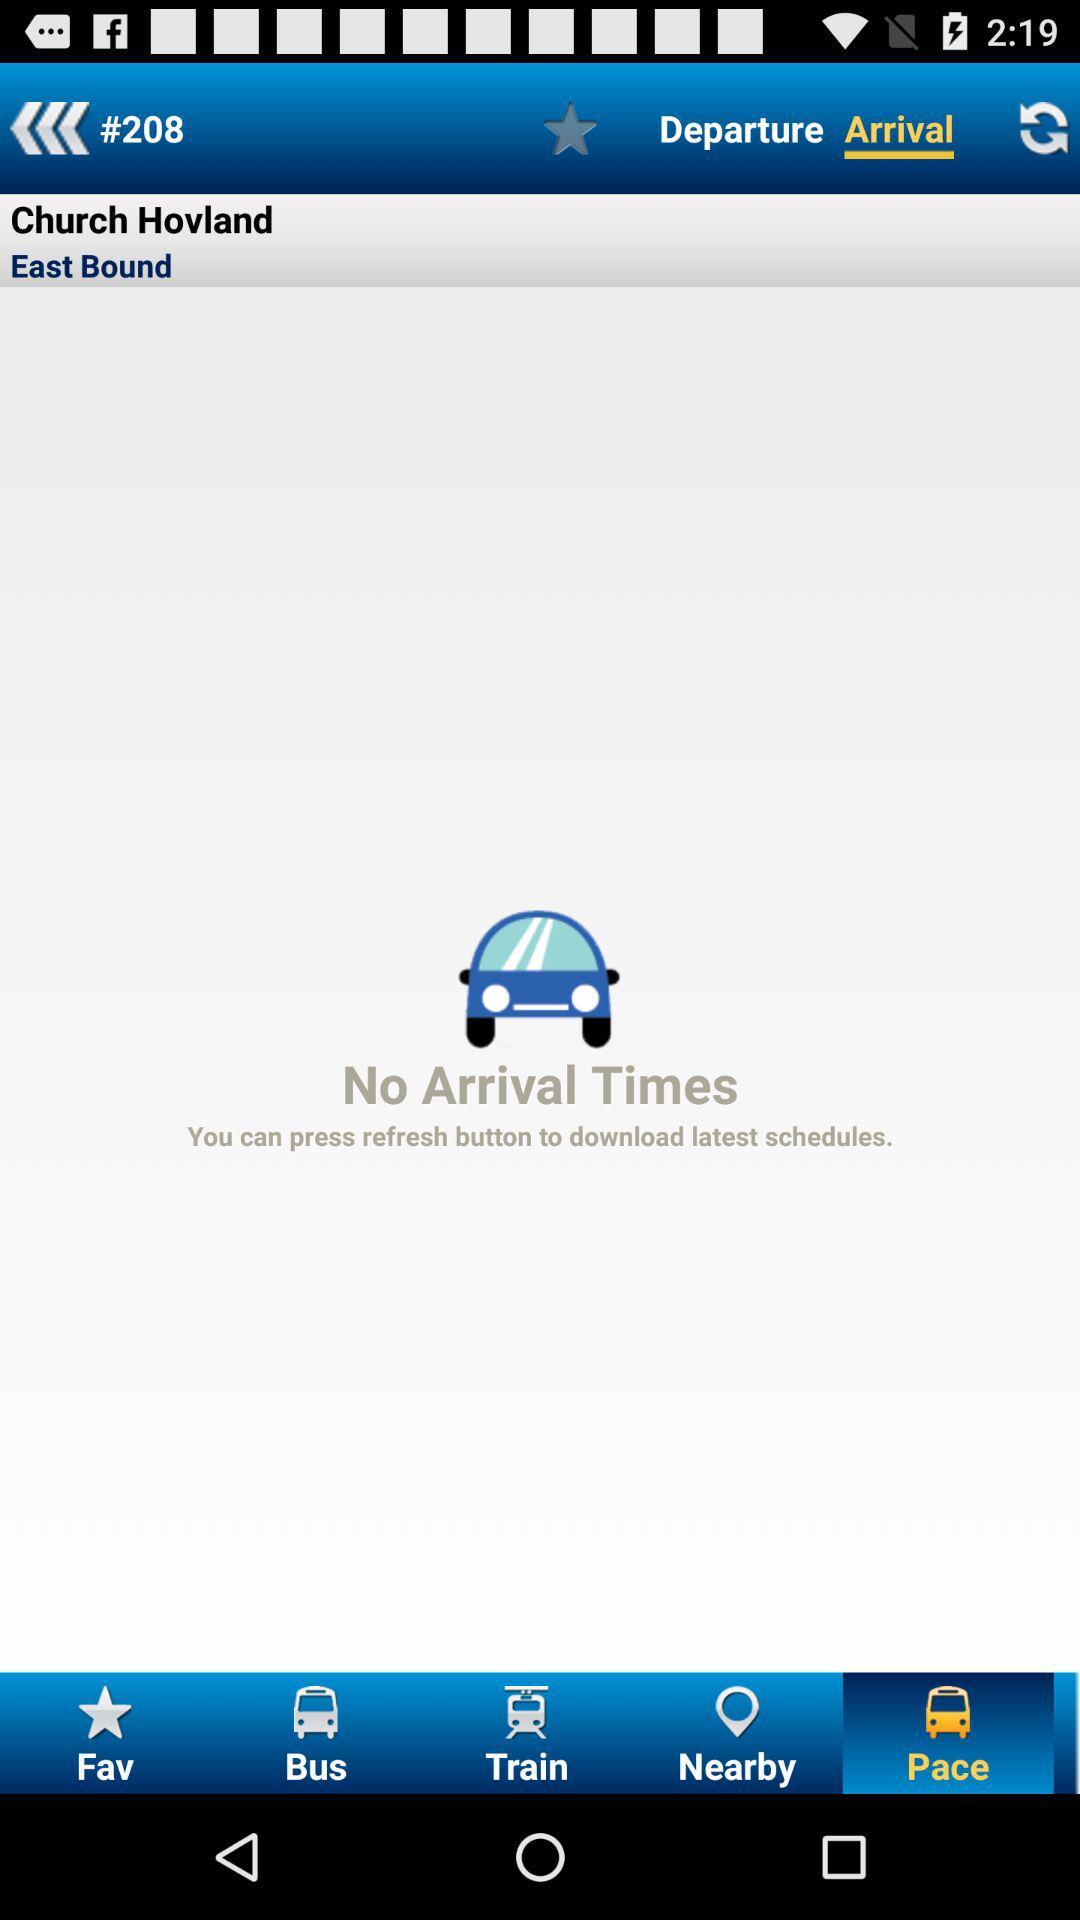 Image resolution: width=1080 pixels, height=1920 pixels. What do you see at coordinates (48, 136) in the screenshot?
I see `the av_rewind icon` at bounding box center [48, 136].